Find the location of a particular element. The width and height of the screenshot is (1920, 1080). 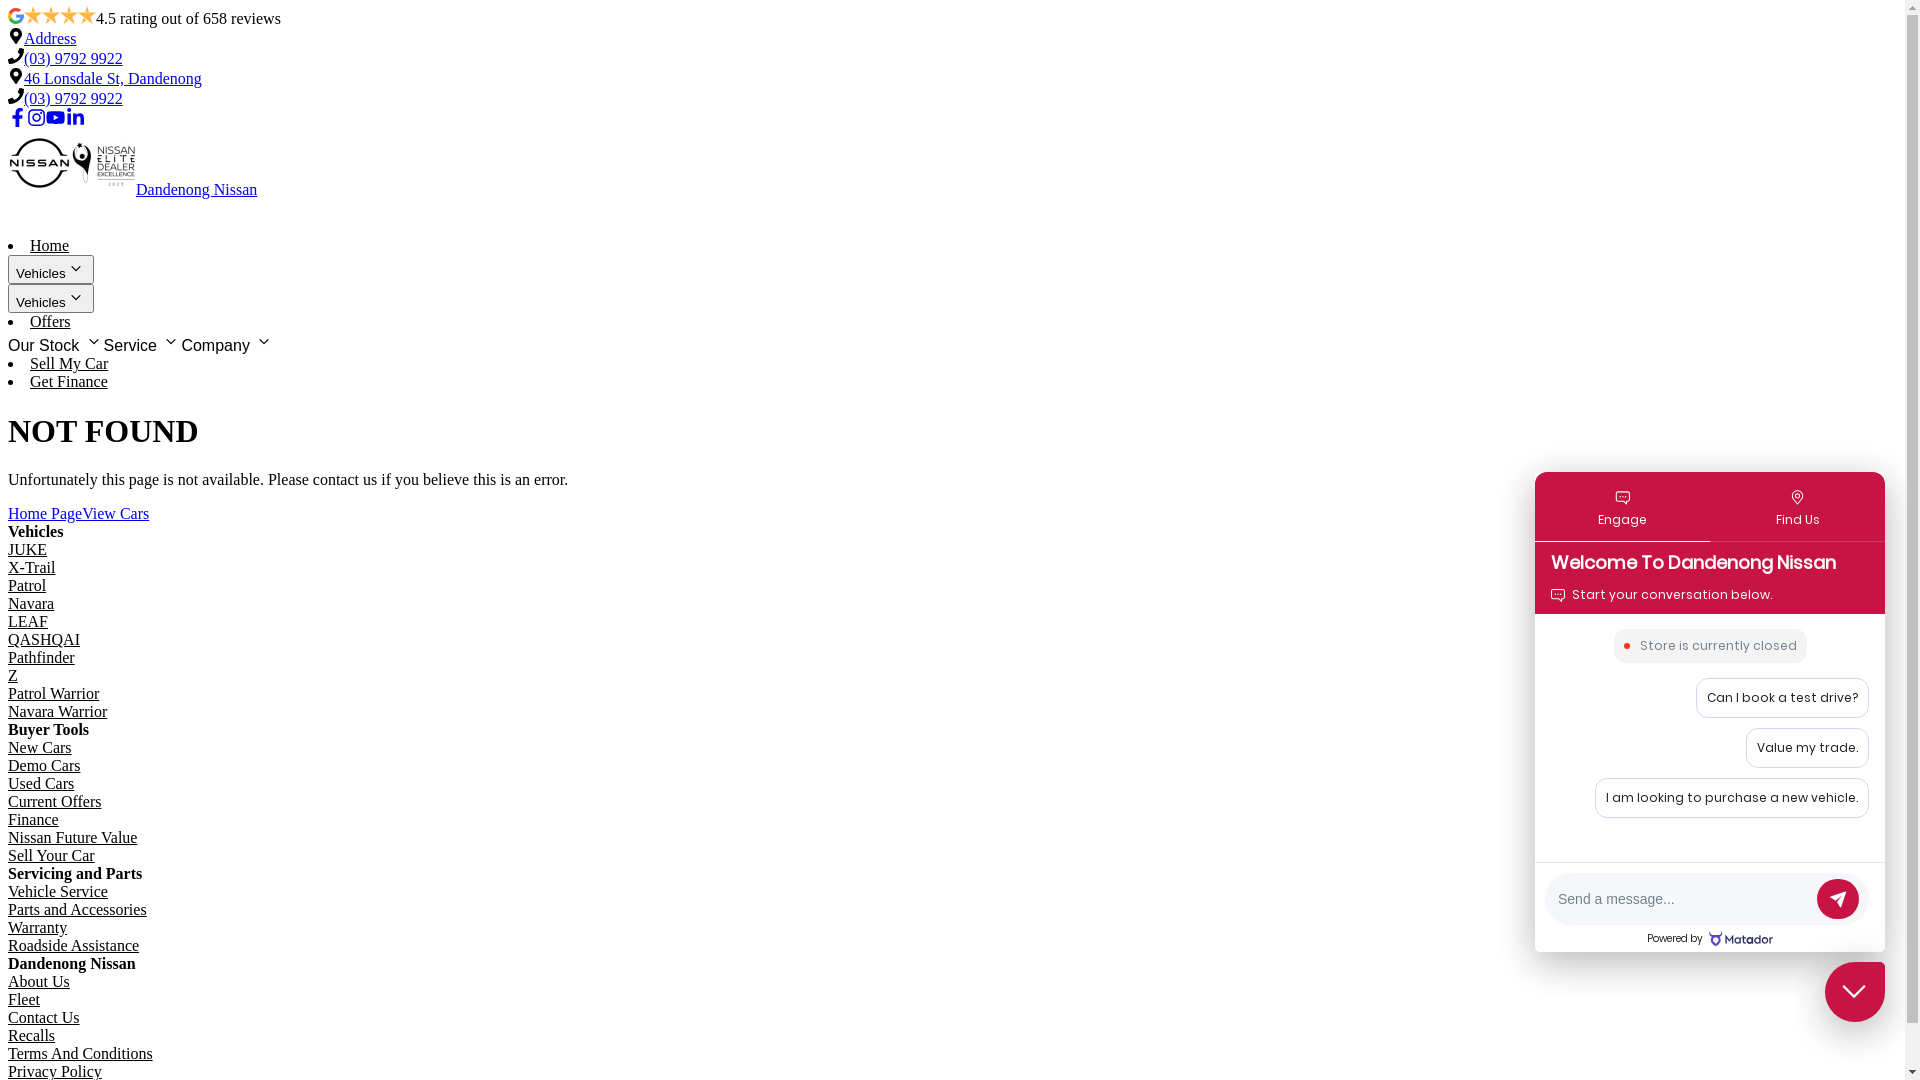

'Address' is located at coordinates (49, 38).